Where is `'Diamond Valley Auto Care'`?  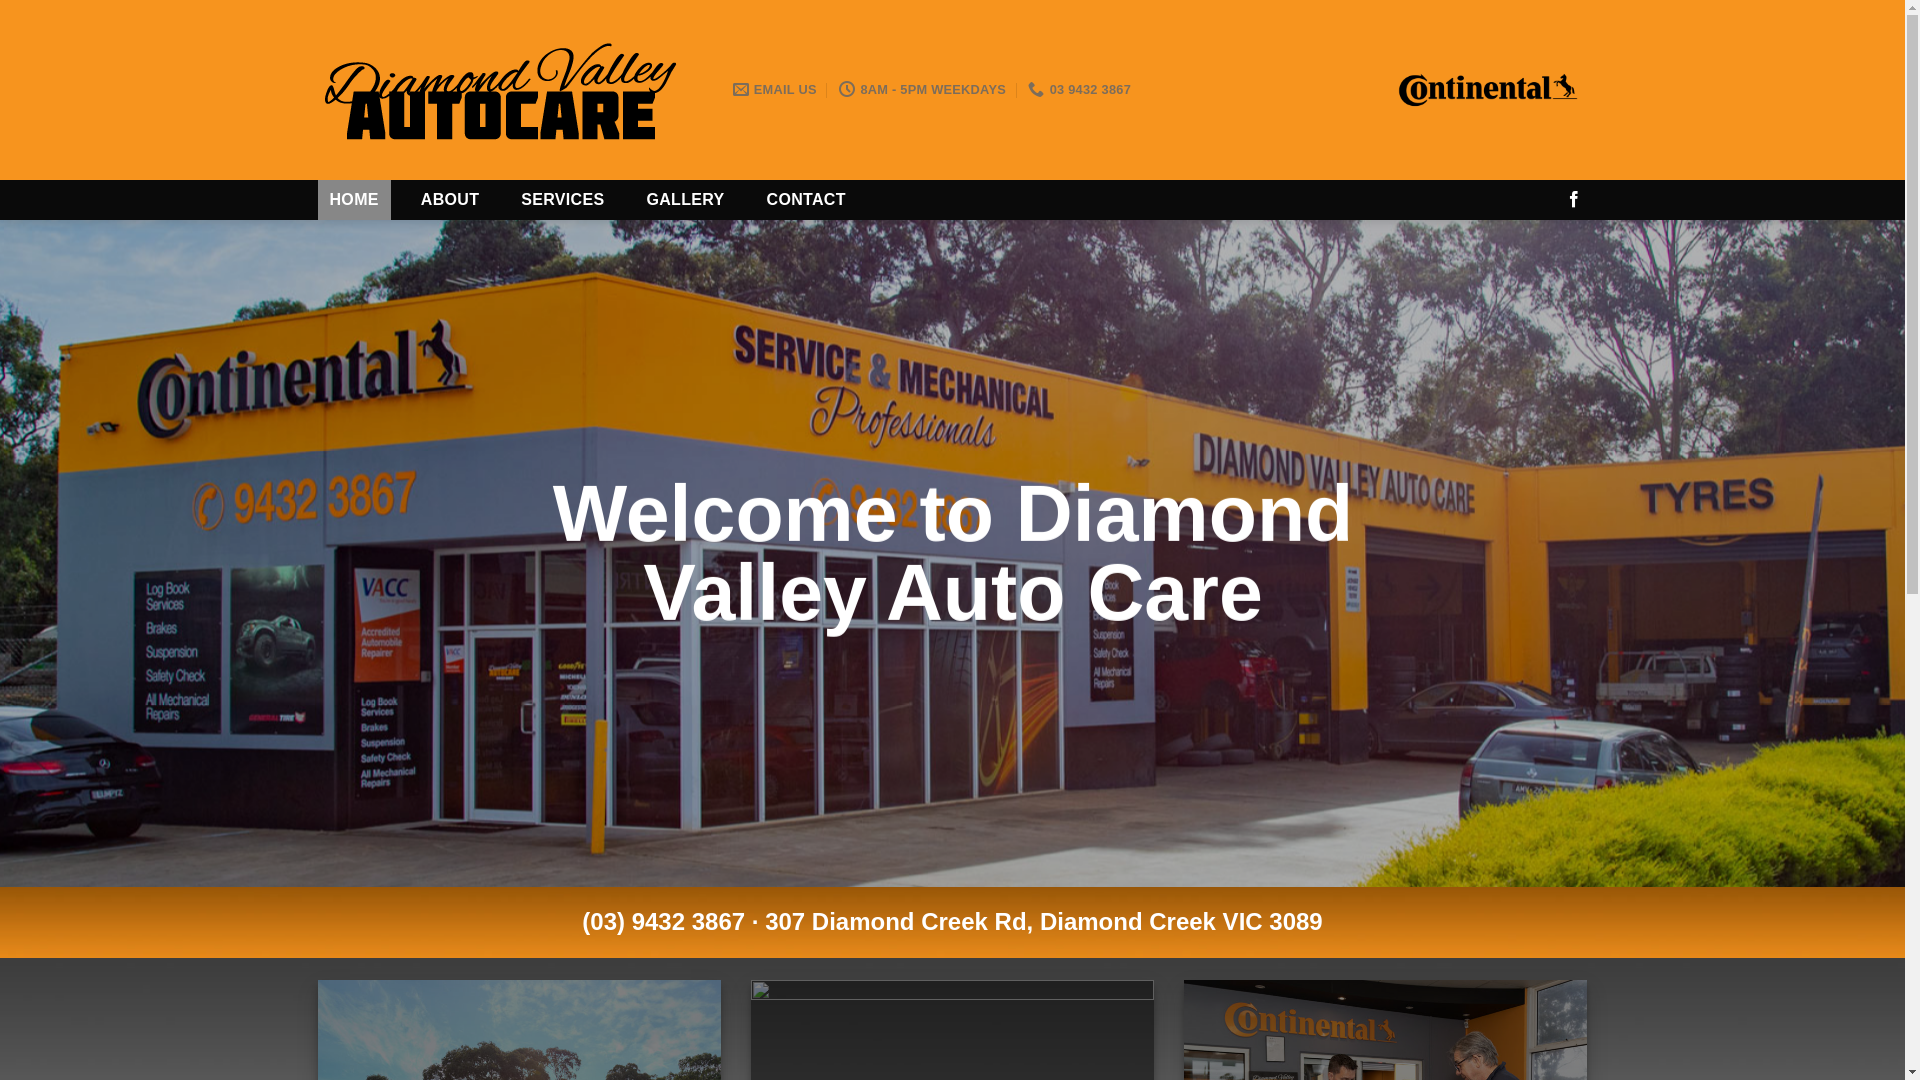 'Diamond Valley Auto Care' is located at coordinates (510, 88).